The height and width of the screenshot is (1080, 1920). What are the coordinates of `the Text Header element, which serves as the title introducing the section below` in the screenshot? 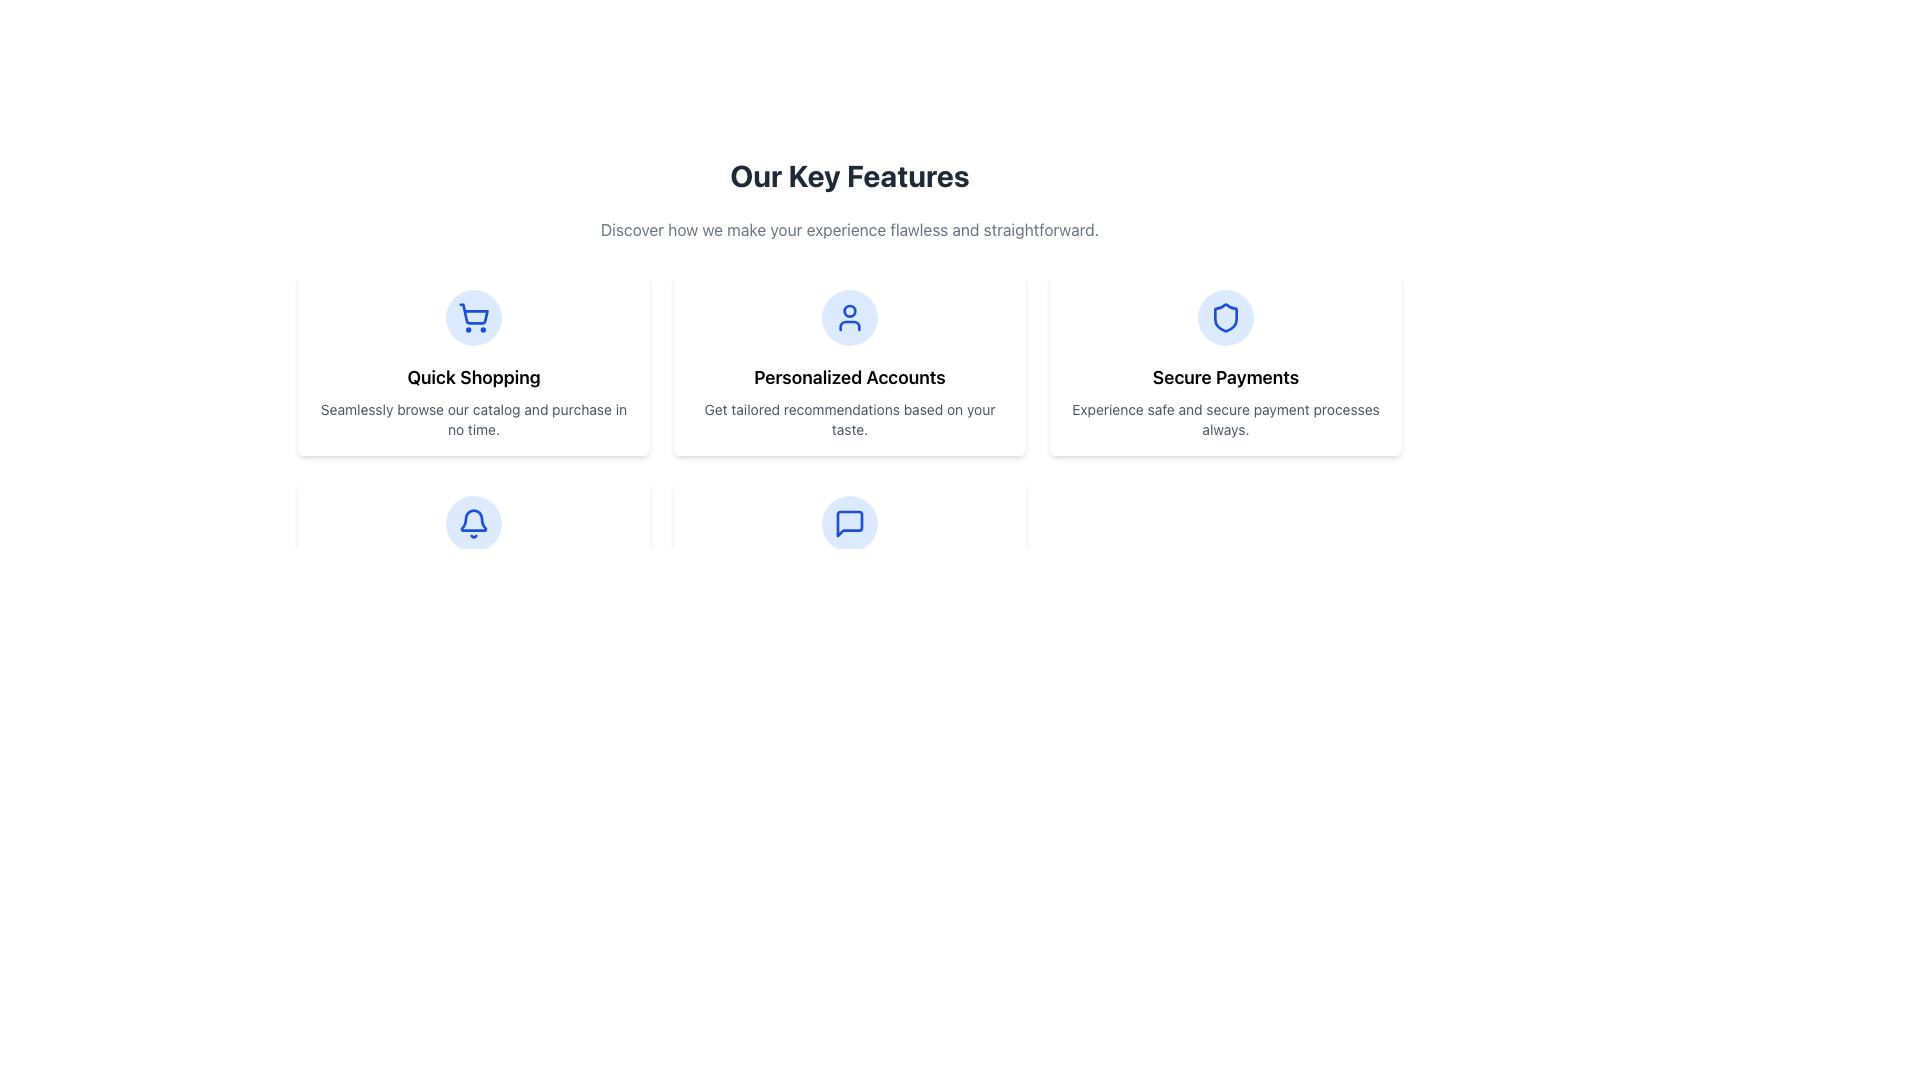 It's located at (849, 175).